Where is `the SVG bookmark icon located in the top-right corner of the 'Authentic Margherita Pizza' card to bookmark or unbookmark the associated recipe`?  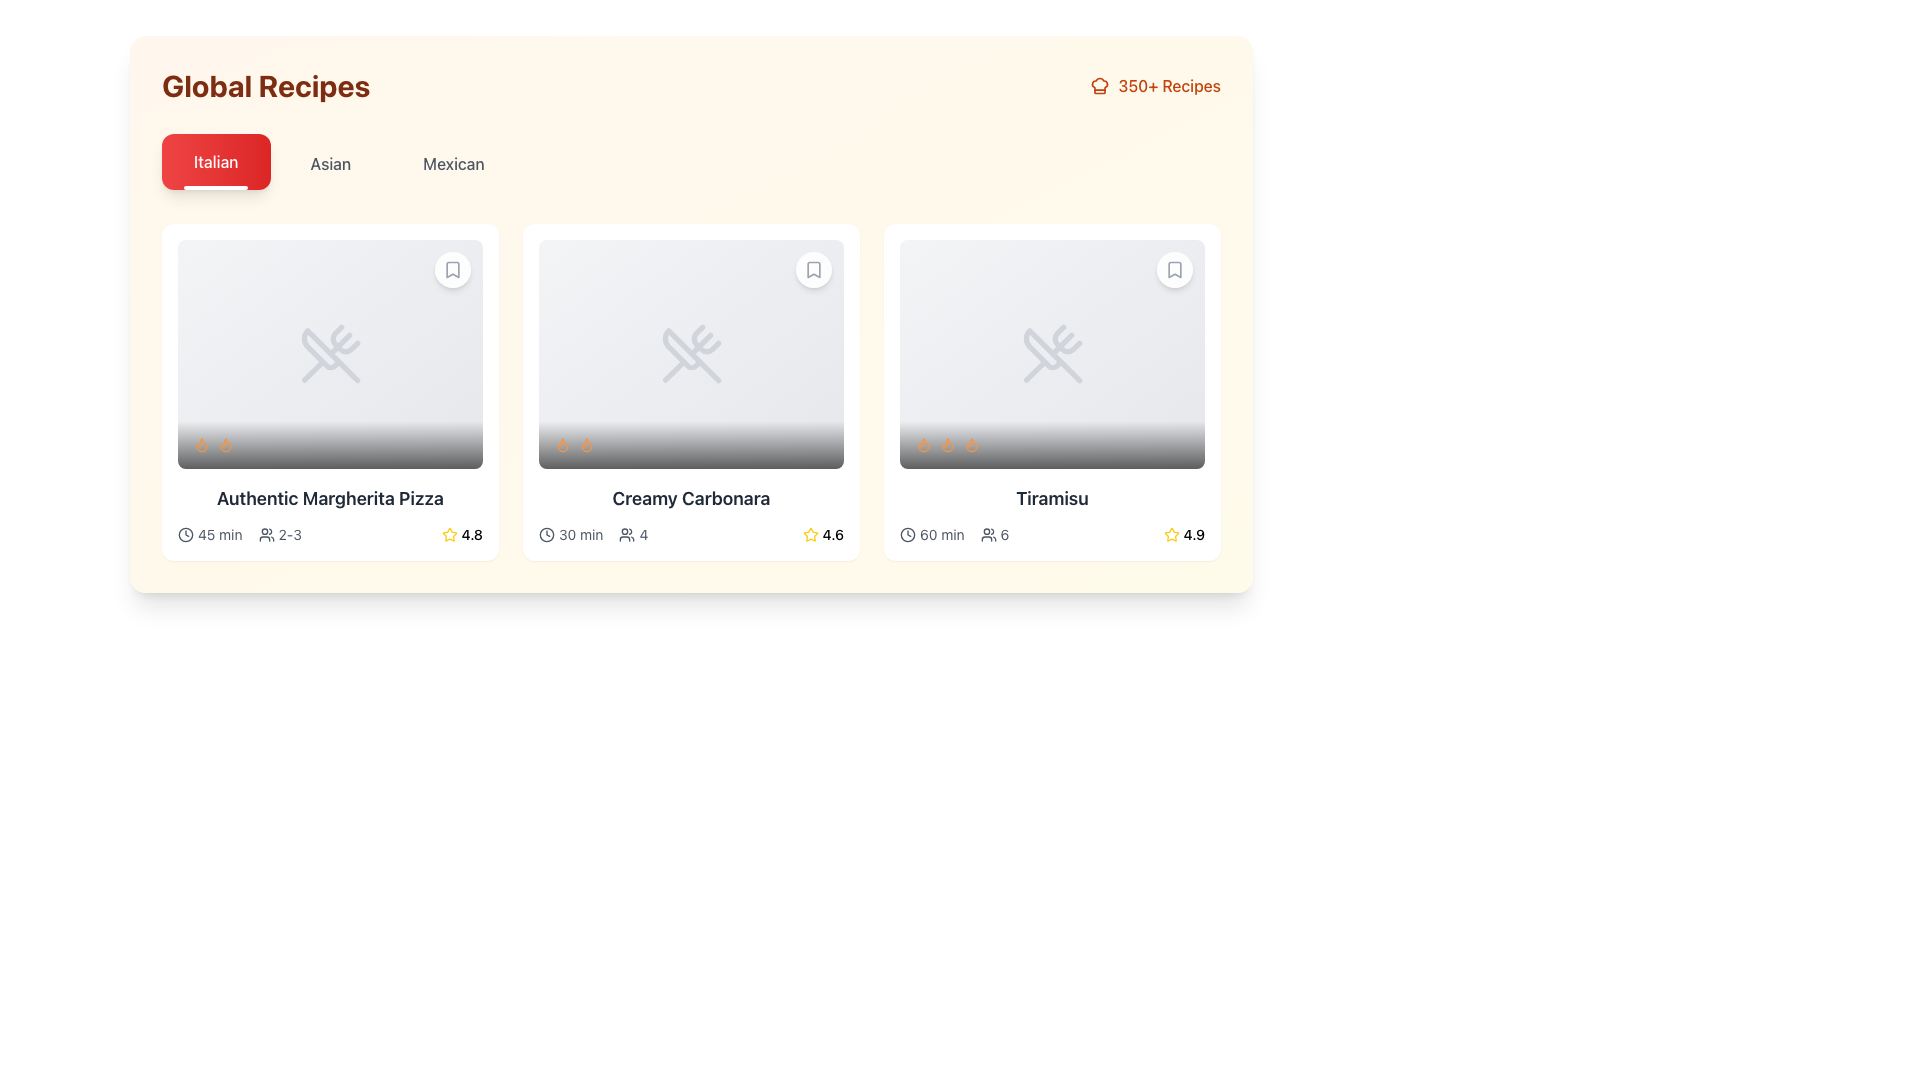
the SVG bookmark icon located in the top-right corner of the 'Authentic Margherita Pizza' card to bookmark or unbookmark the associated recipe is located at coordinates (451, 270).